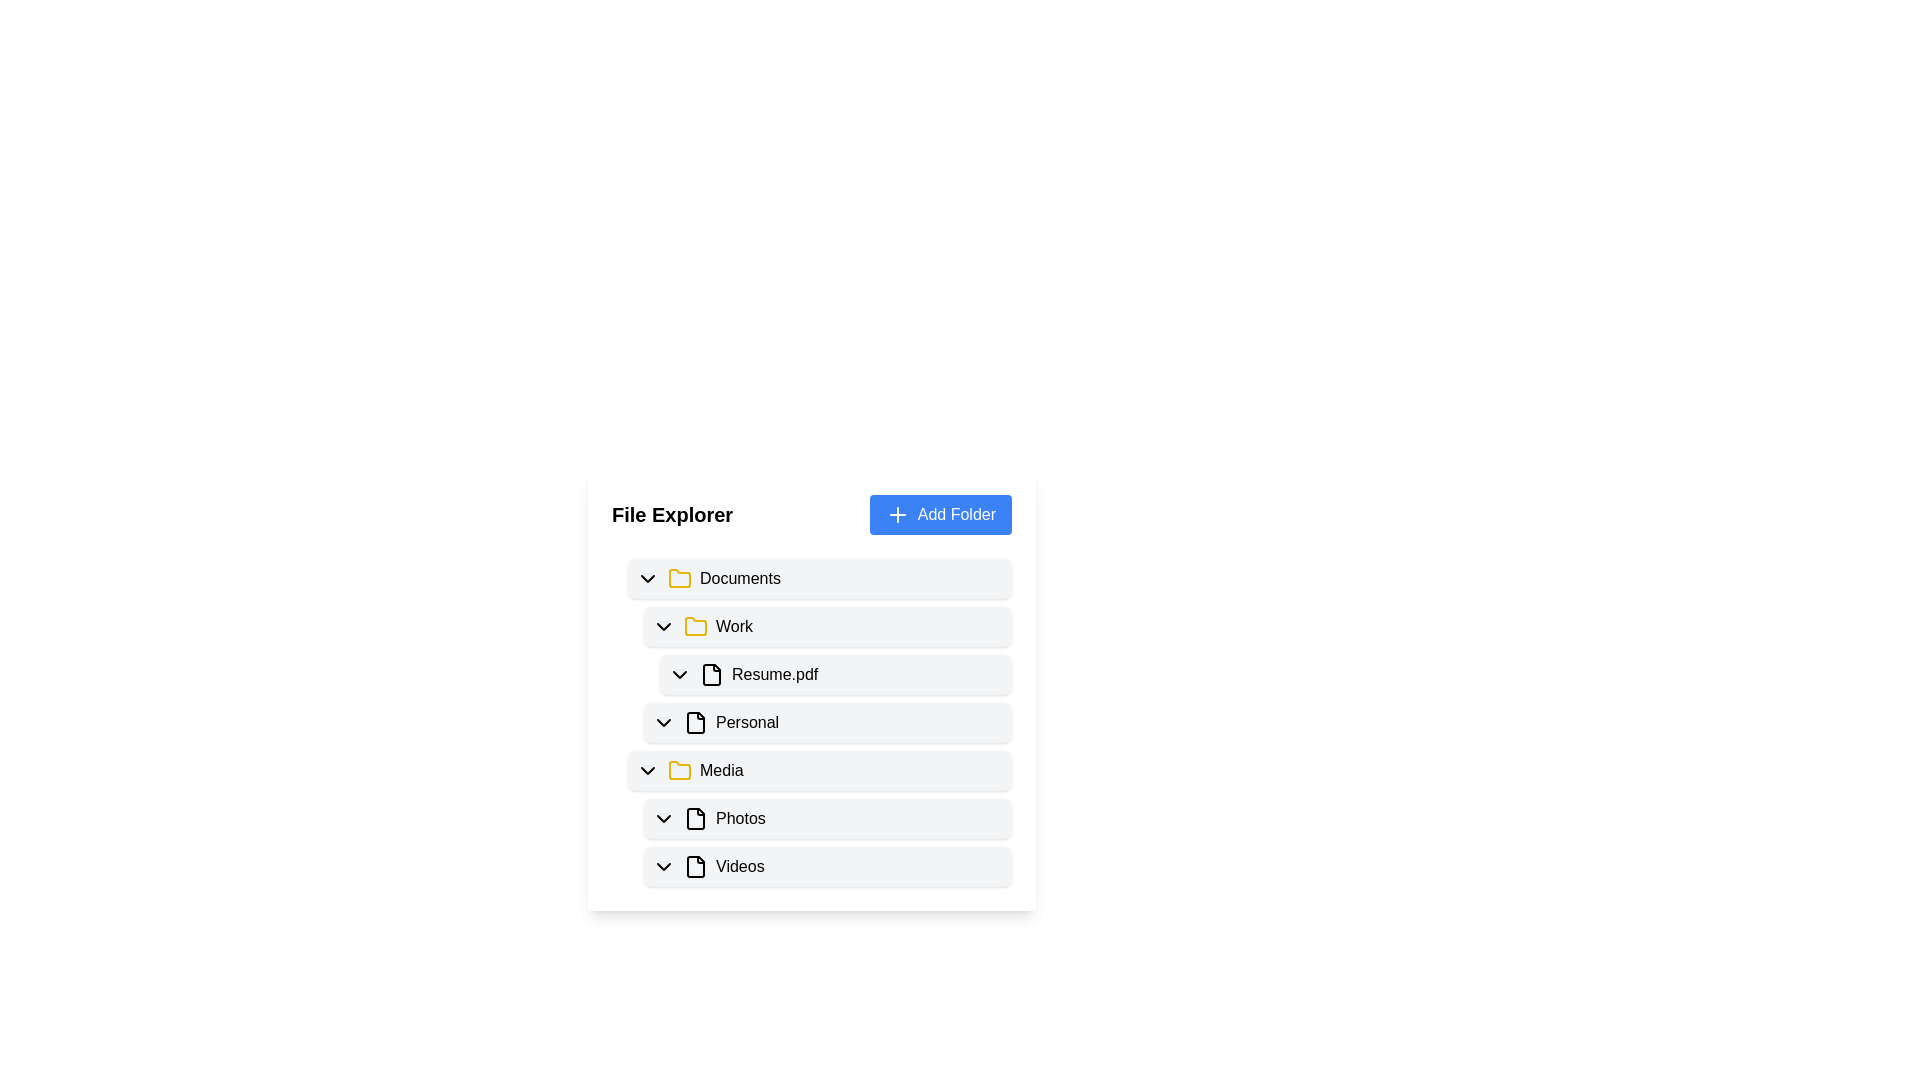  What do you see at coordinates (680, 578) in the screenshot?
I see `the folder icon representing the Documents category in the File Explorer interface` at bounding box center [680, 578].